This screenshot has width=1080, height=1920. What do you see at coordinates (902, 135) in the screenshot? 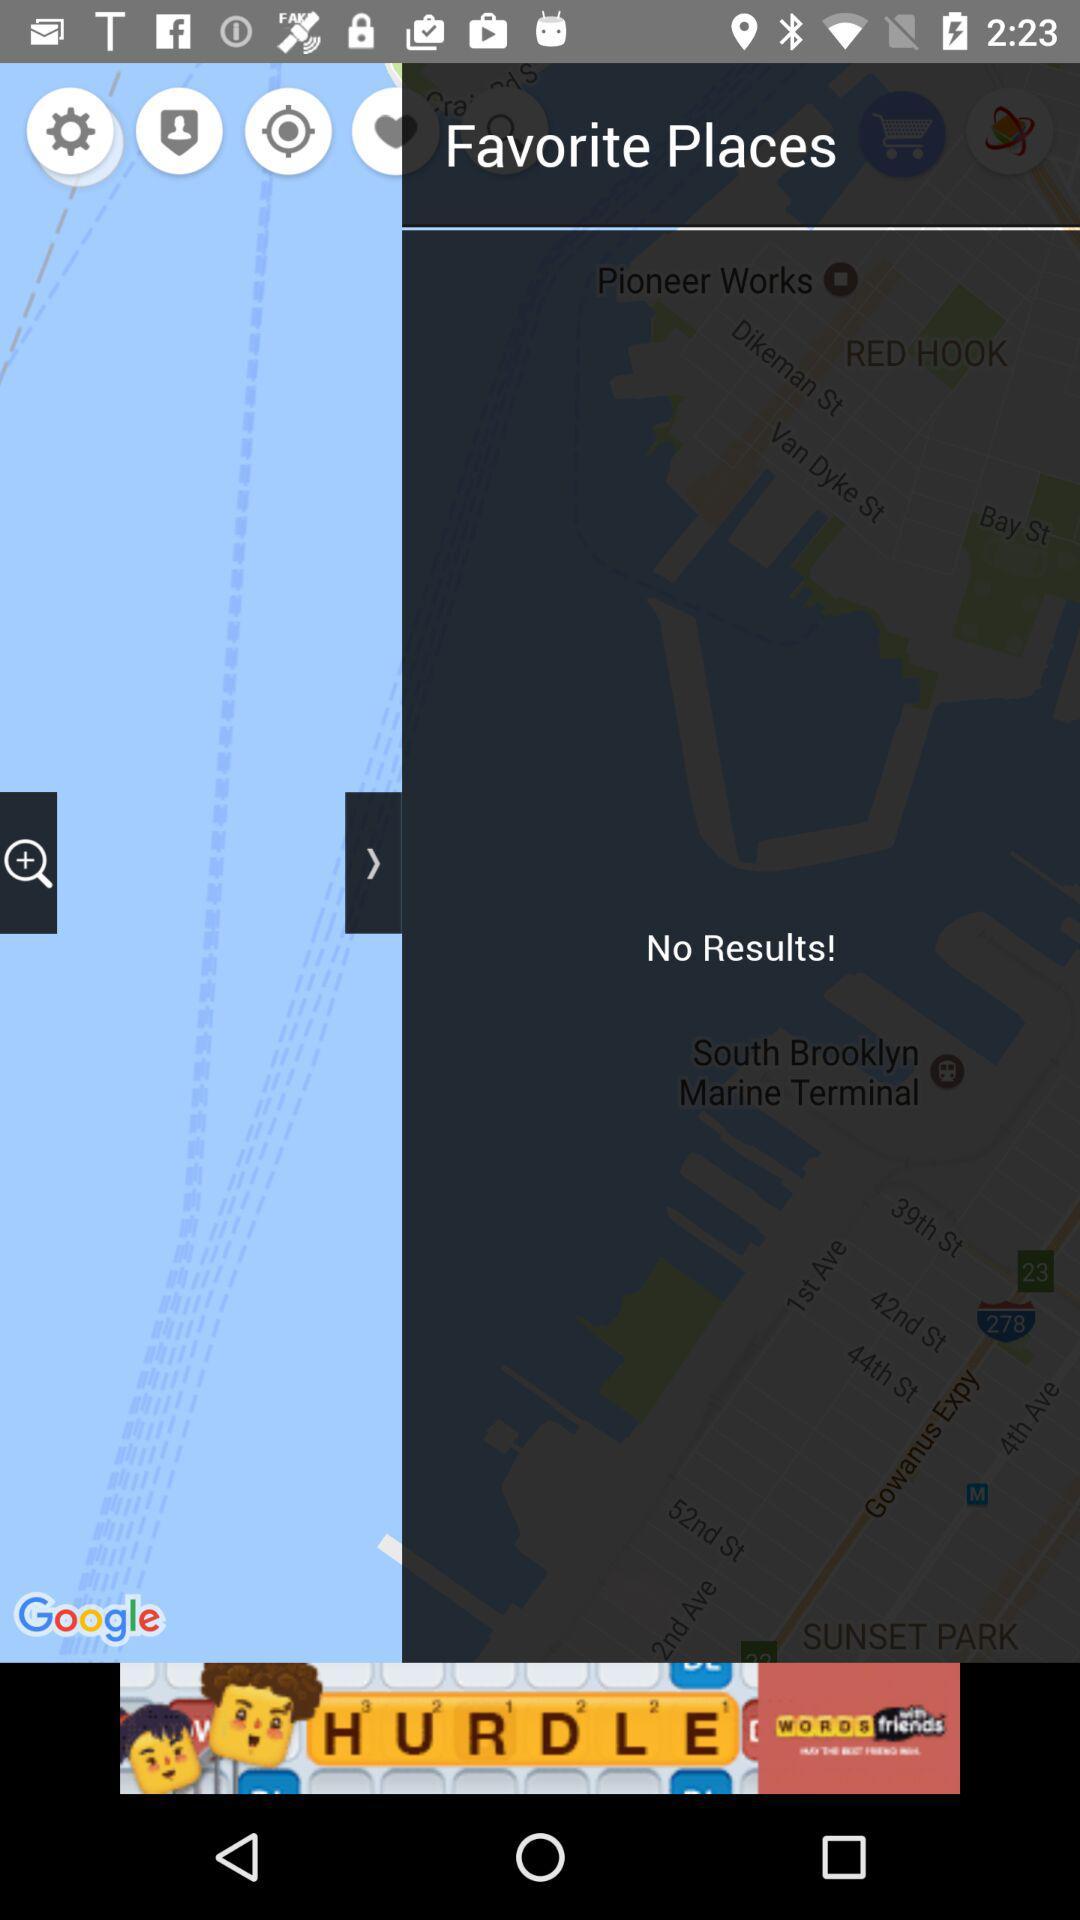
I see `the cart icon` at bounding box center [902, 135].